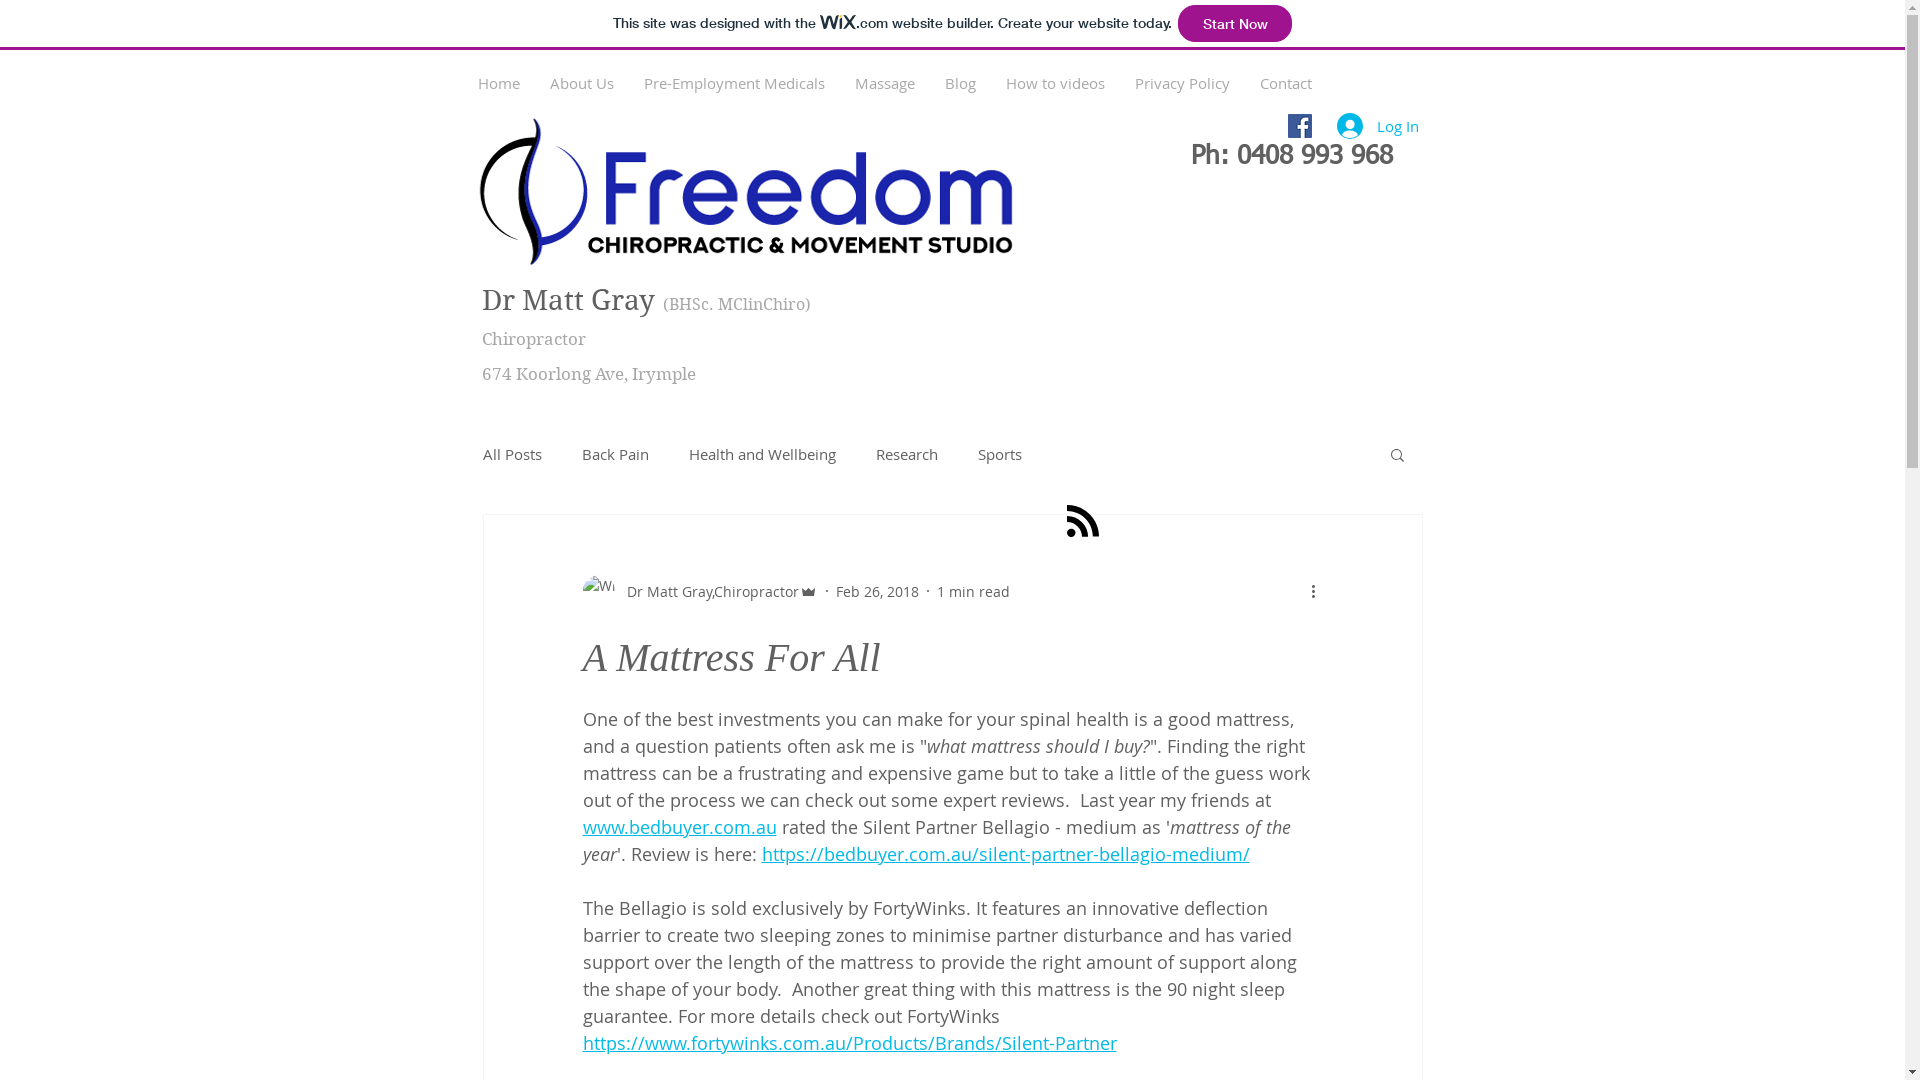  I want to click on 'Pre-Employment Medicals', so click(732, 82).